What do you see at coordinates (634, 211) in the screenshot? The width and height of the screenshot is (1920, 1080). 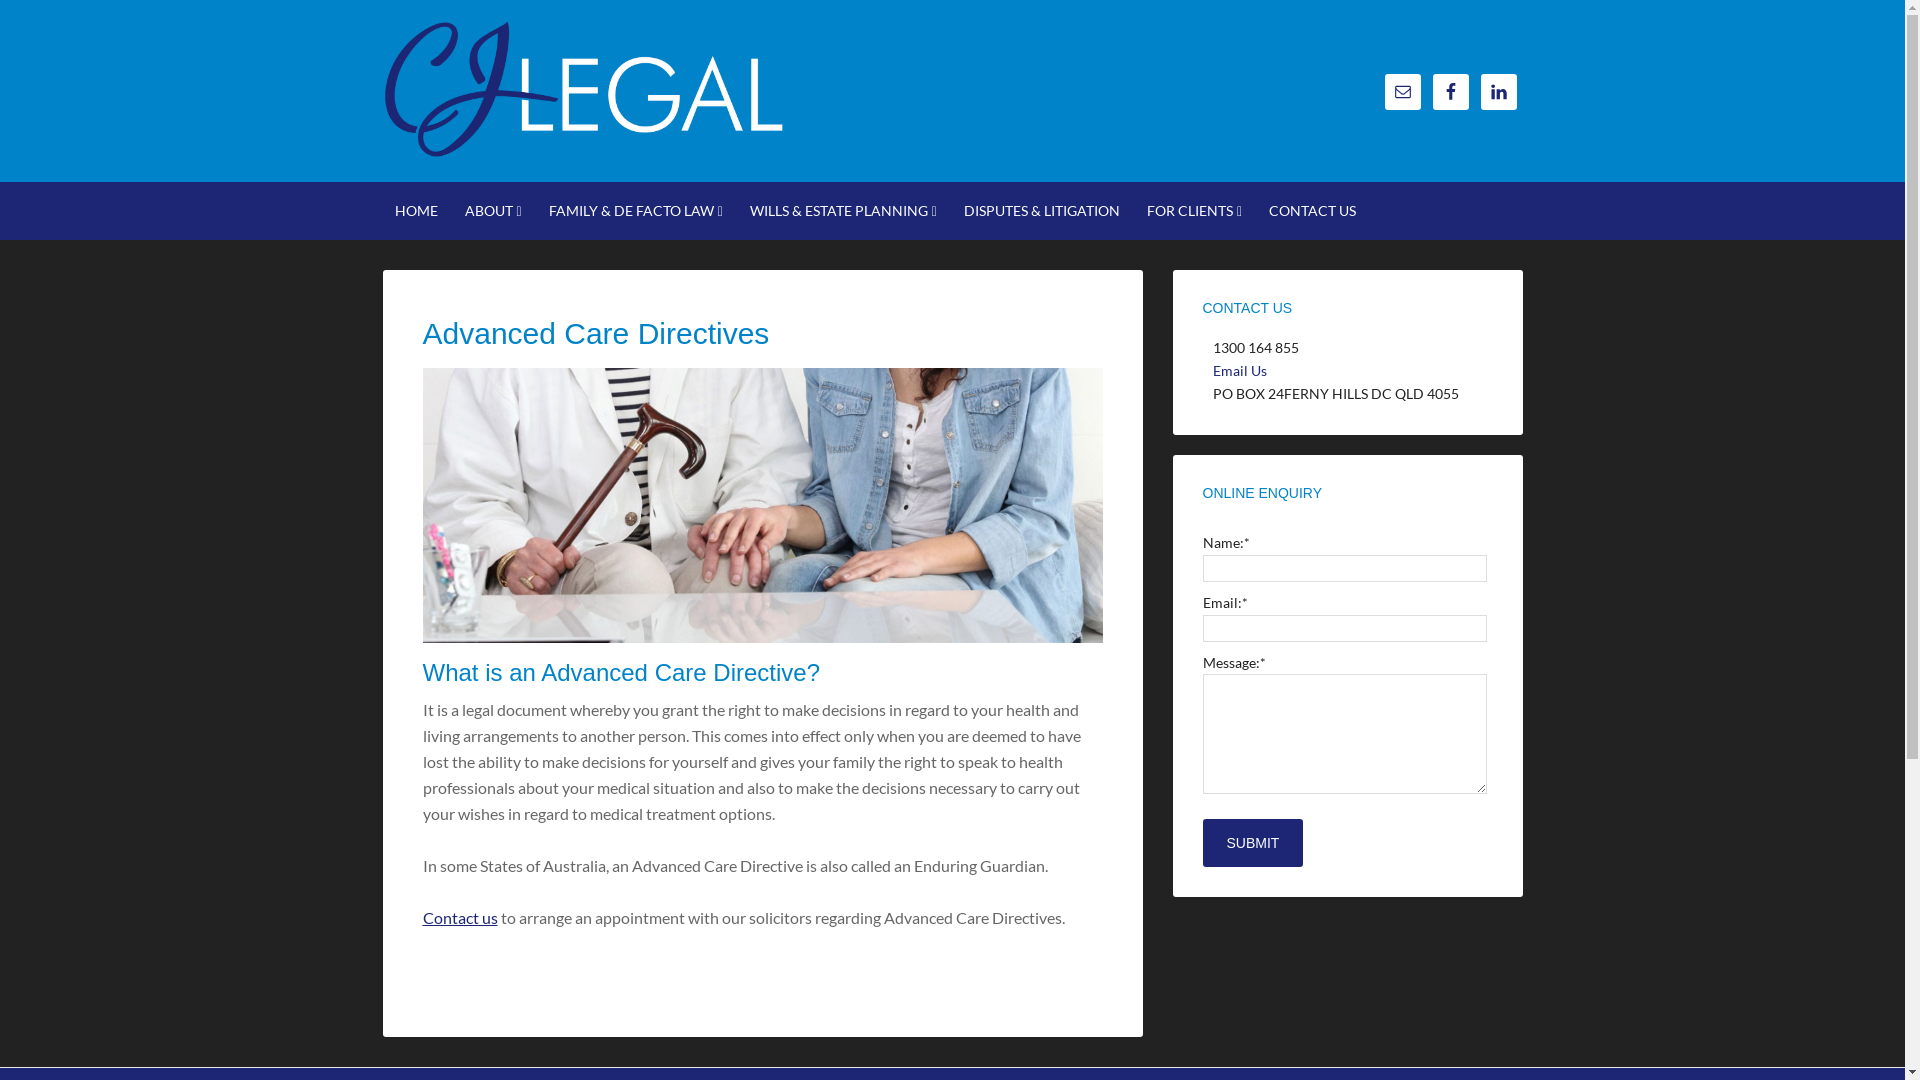 I see `'FAMILY & DE FACTO LAW'` at bounding box center [634, 211].